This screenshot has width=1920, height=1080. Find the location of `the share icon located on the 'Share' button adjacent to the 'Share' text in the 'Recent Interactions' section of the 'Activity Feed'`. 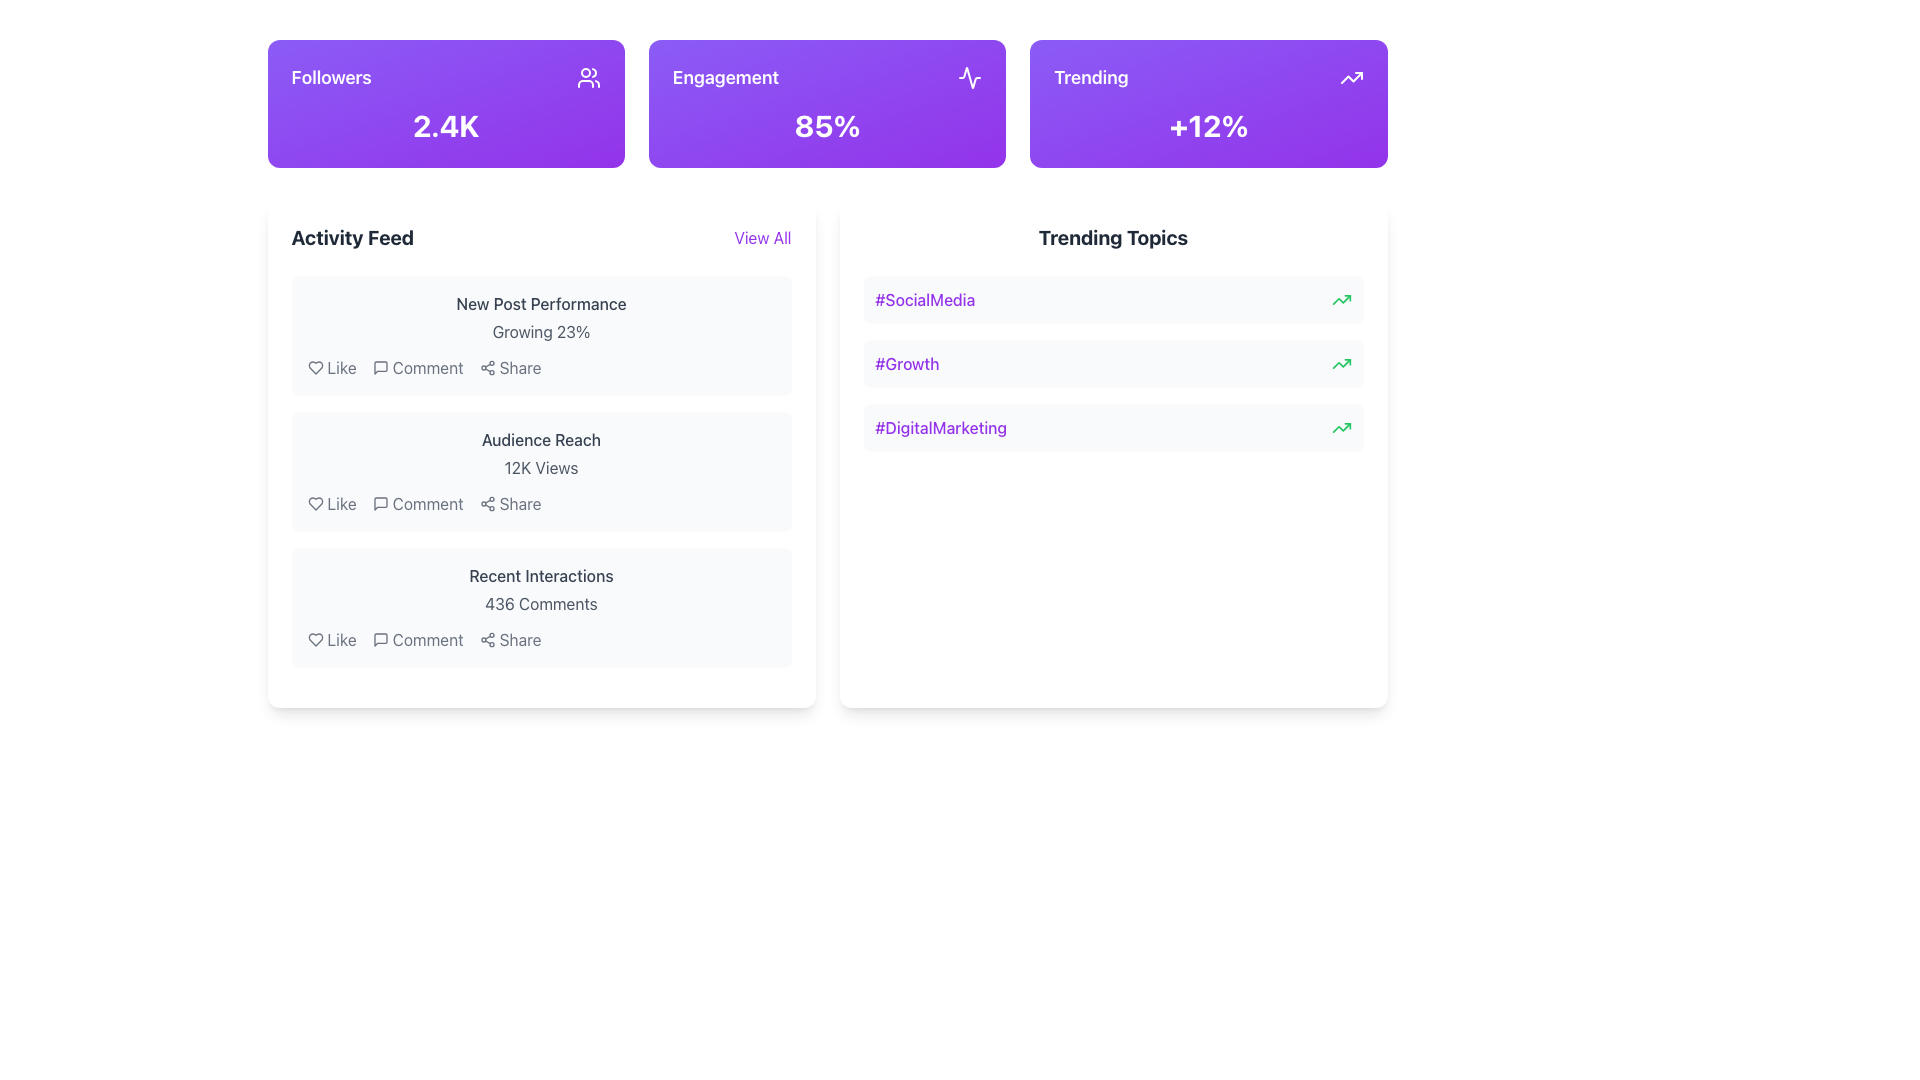

the share icon located on the 'Share' button adjacent to the 'Share' text in the 'Recent Interactions' section of the 'Activity Feed' is located at coordinates (487, 640).